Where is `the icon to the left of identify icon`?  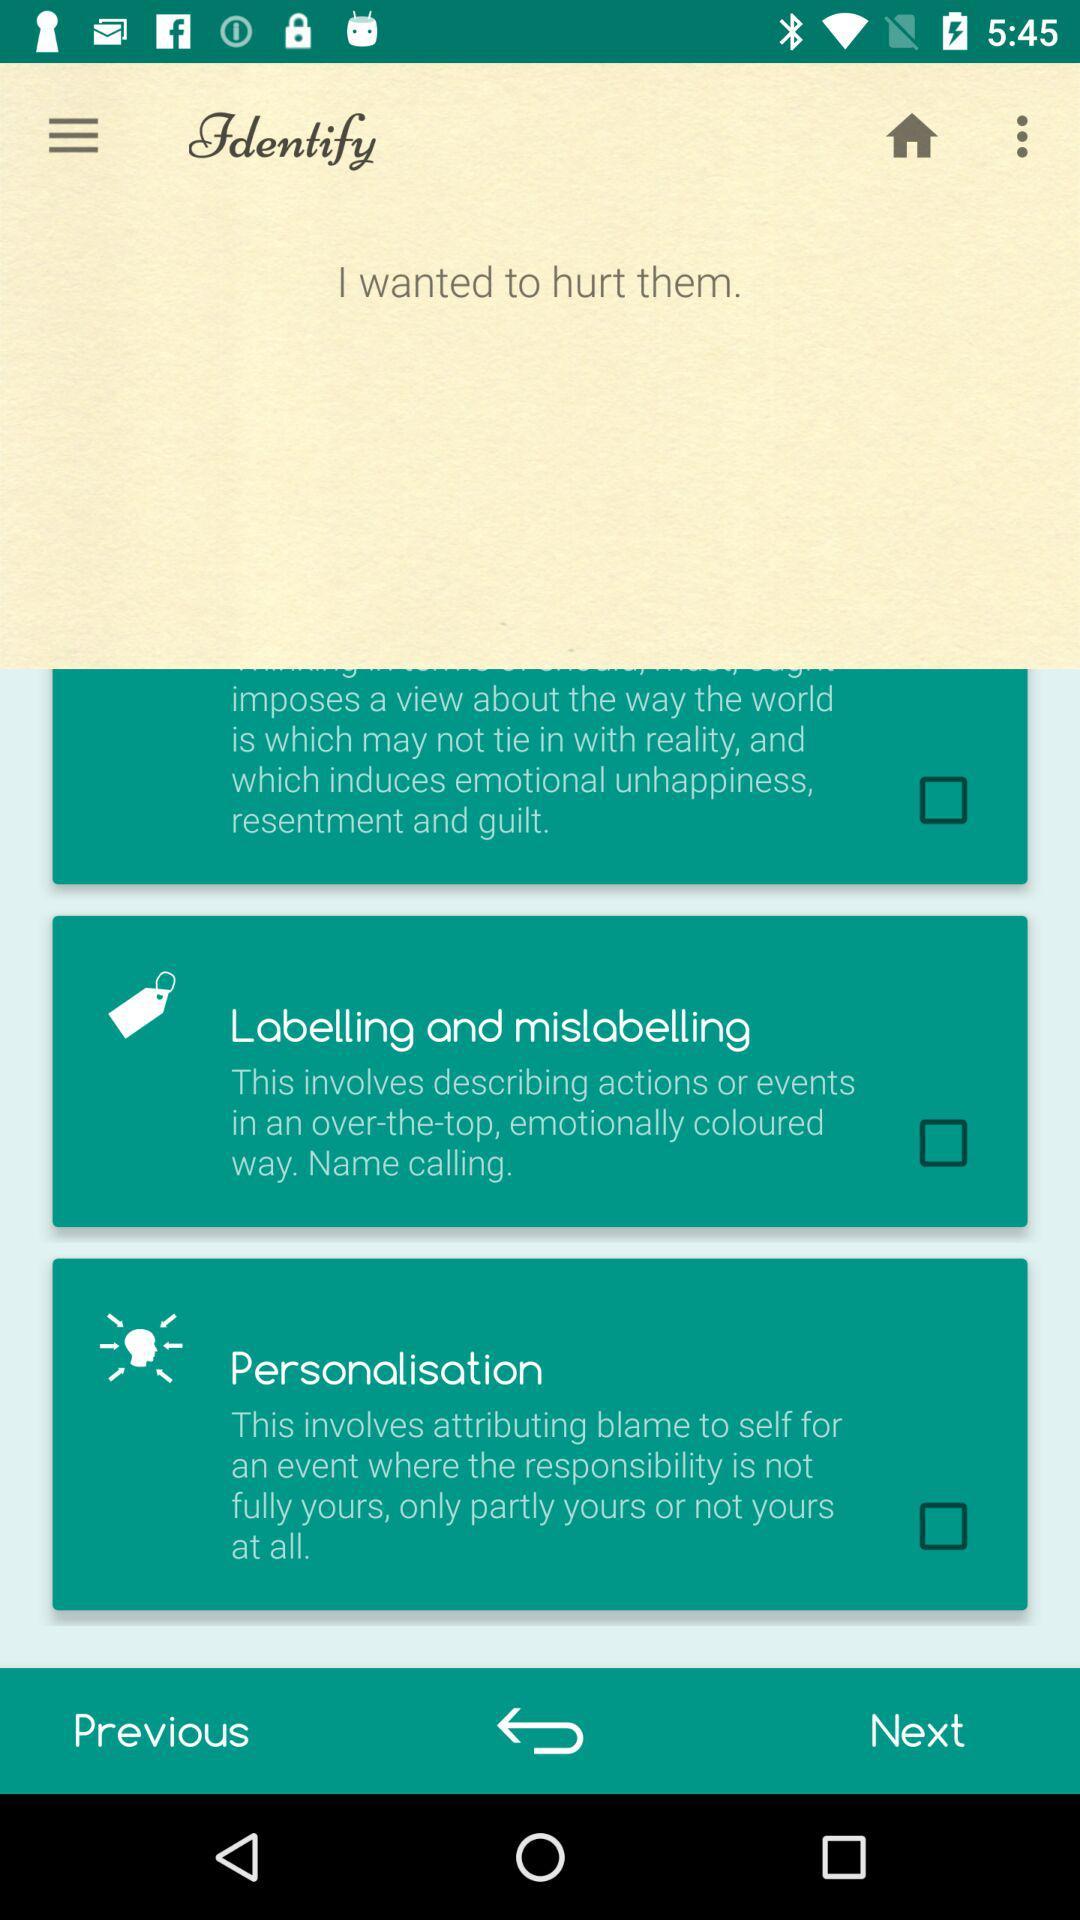 the icon to the left of identify icon is located at coordinates (72, 135).